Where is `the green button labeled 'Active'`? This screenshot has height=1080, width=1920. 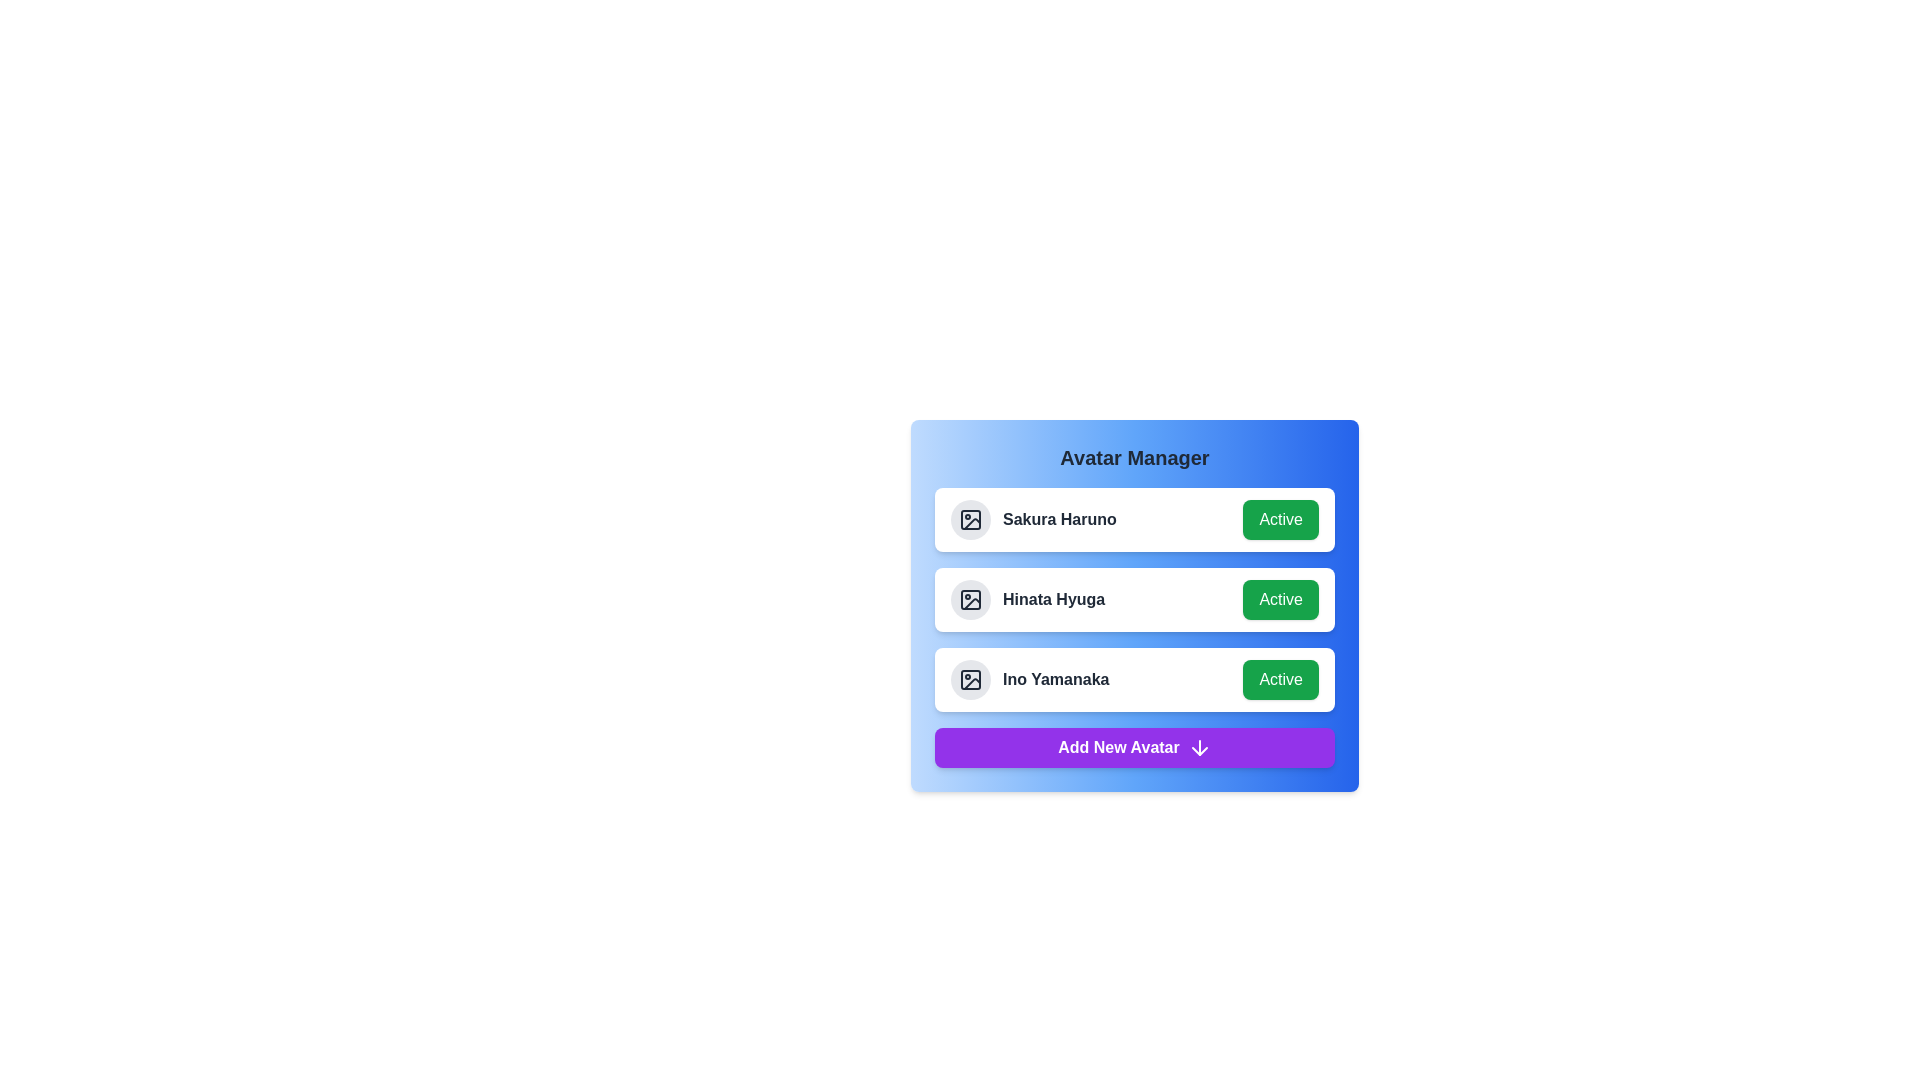
the green button labeled 'Active' is located at coordinates (1281, 678).